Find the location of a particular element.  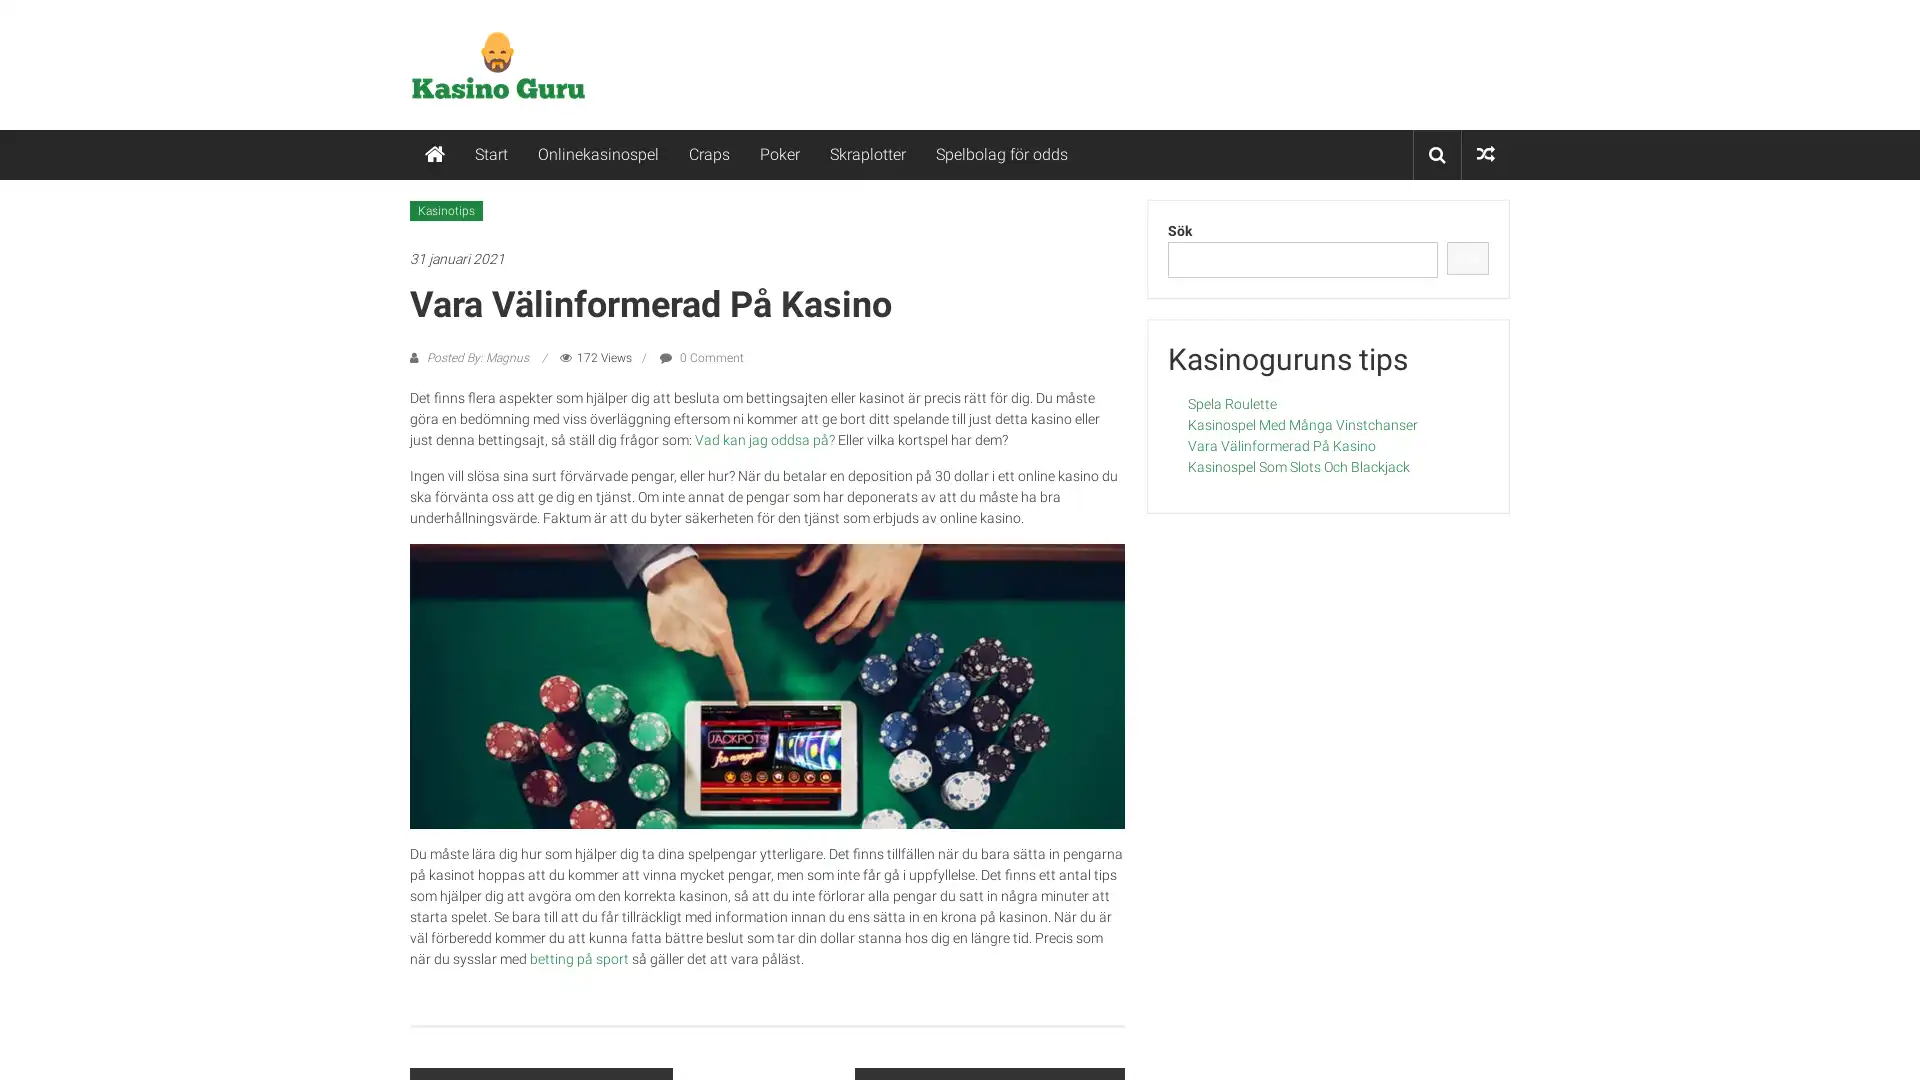

Sok is located at coordinates (1467, 257).